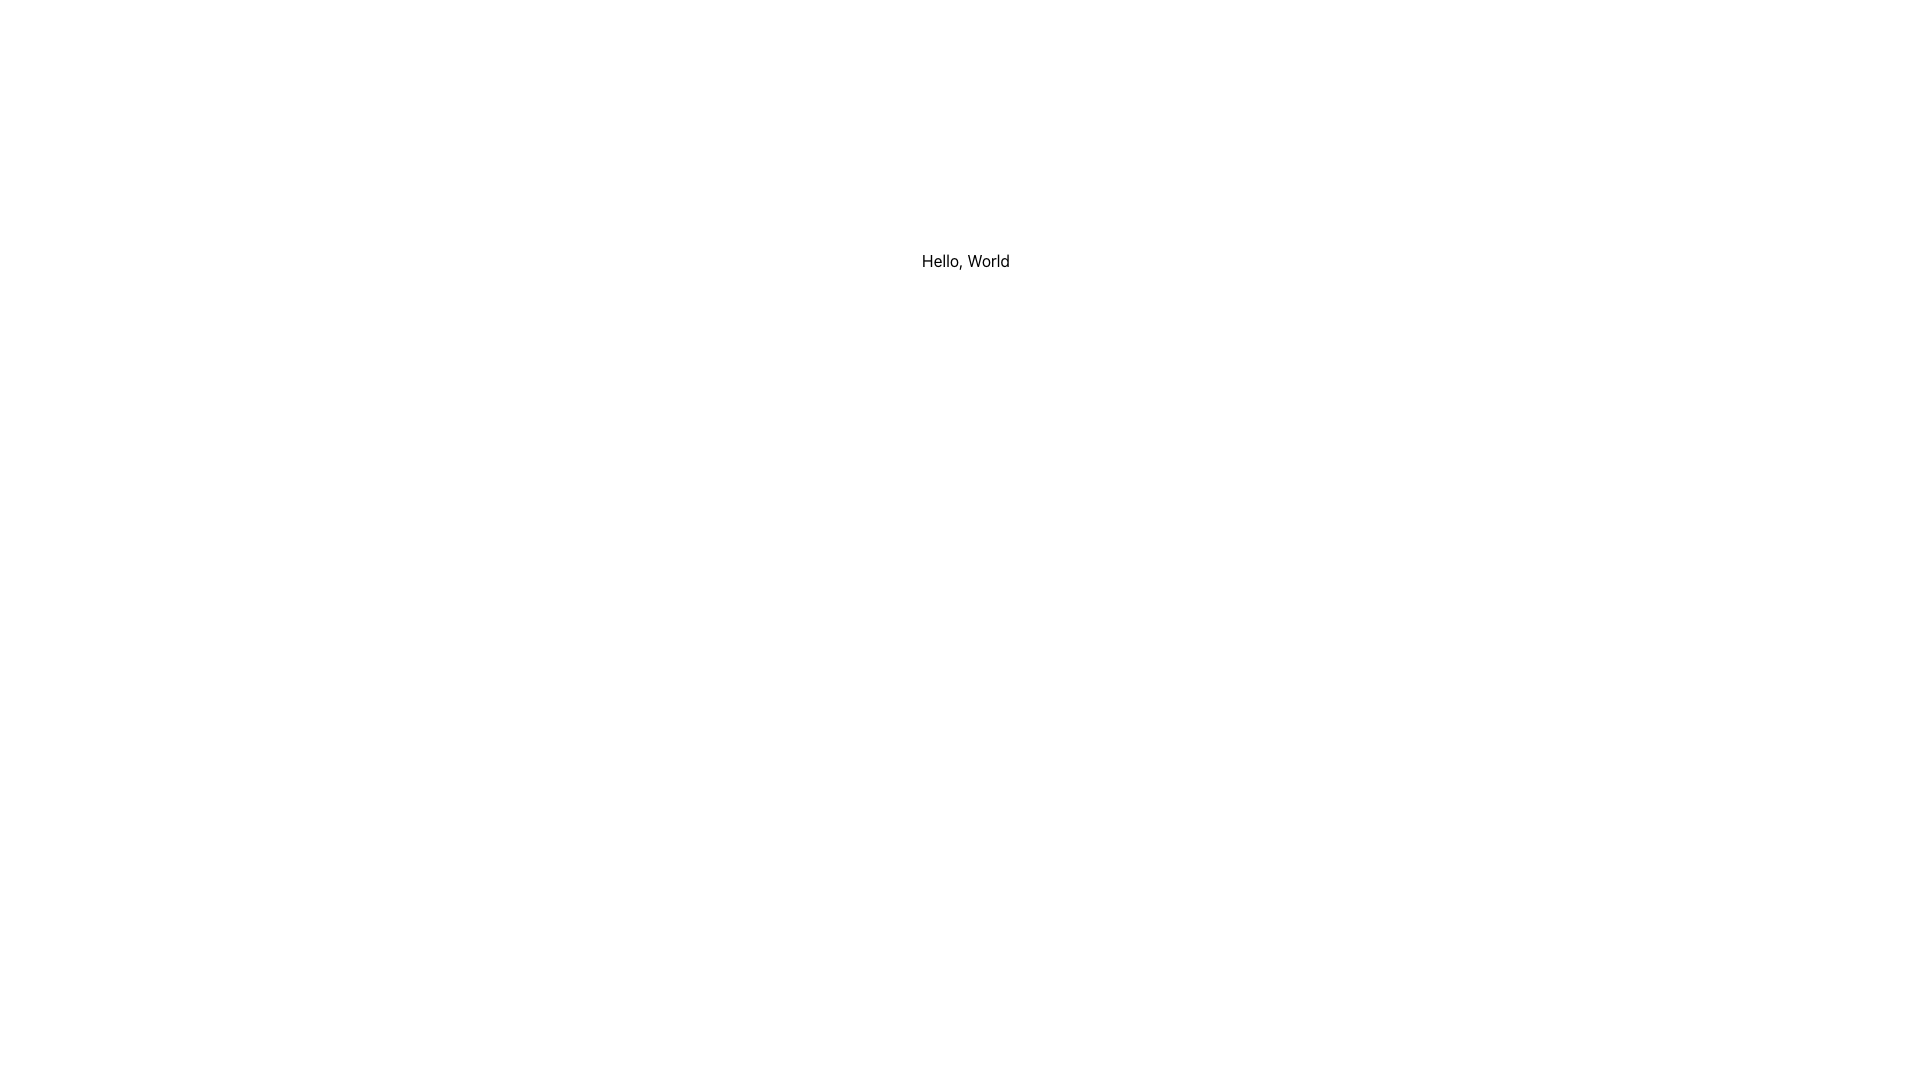  What do you see at coordinates (965, 260) in the screenshot?
I see `the Static Text Label that displays 'Hello, World' to greet the user` at bounding box center [965, 260].